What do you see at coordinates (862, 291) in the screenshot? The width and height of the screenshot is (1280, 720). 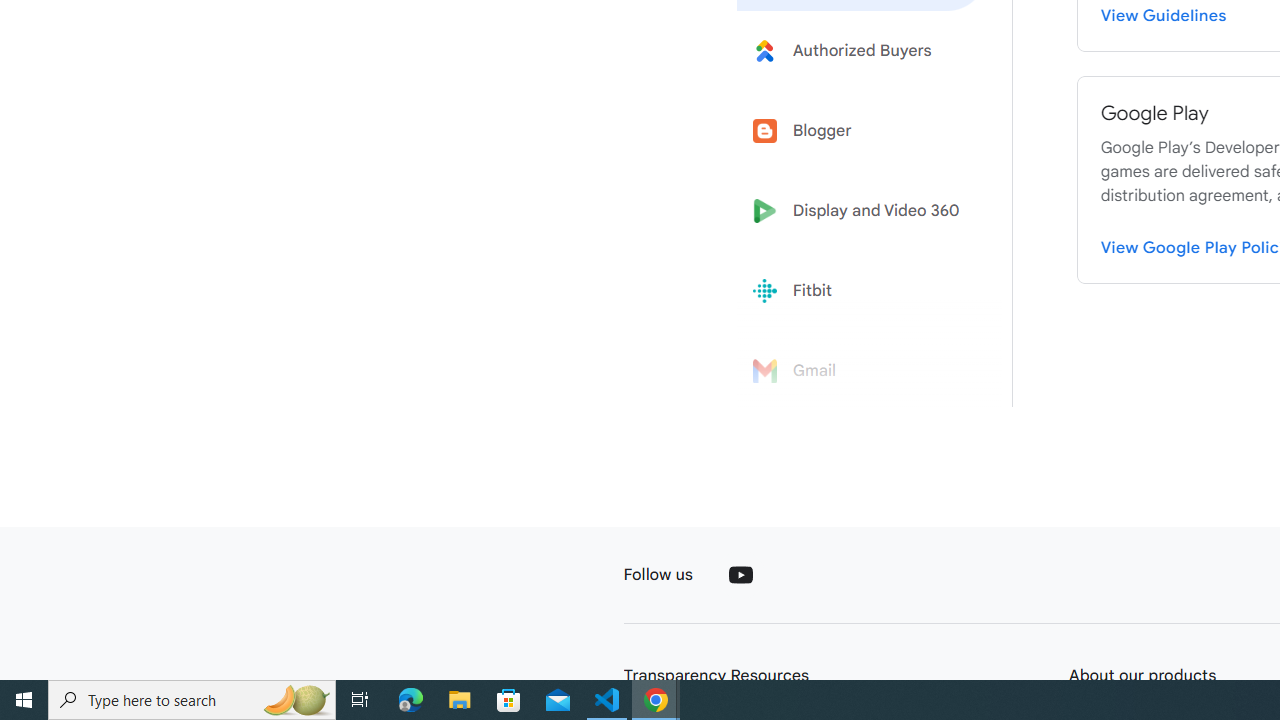 I see `'Fitbit'` at bounding box center [862, 291].